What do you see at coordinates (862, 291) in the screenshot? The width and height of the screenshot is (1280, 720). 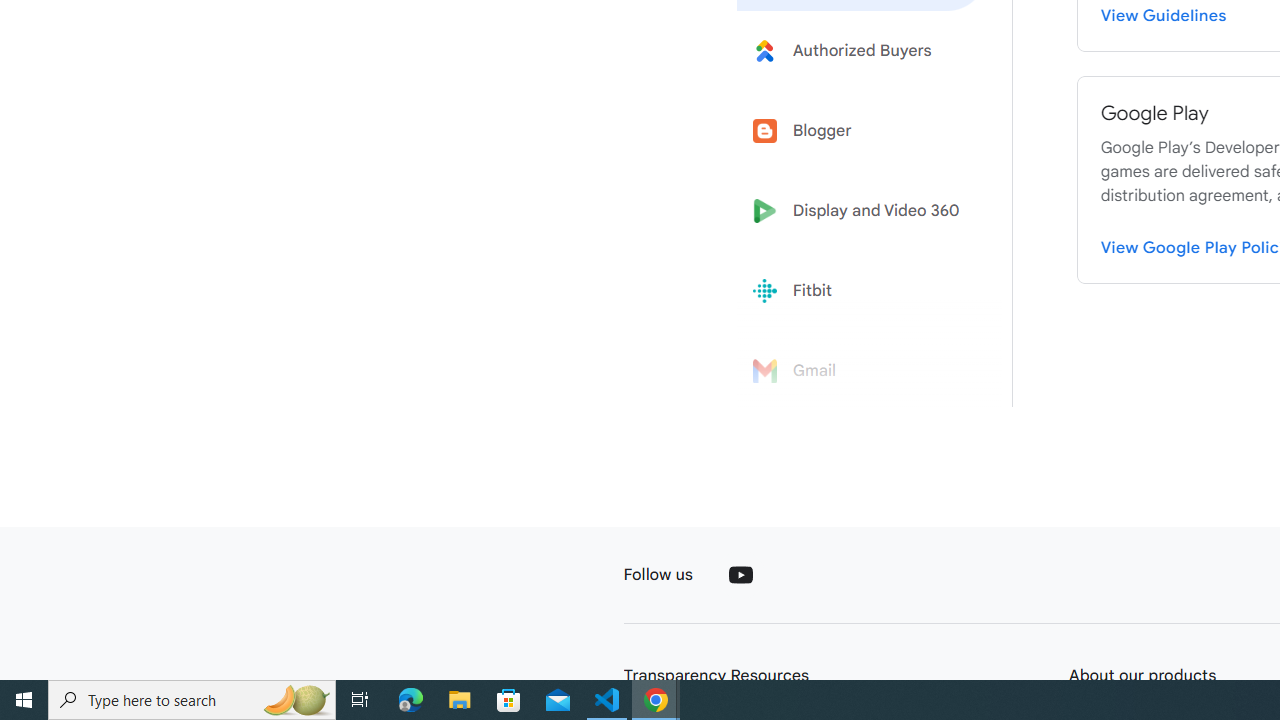 I see `'Fitbit'` at bounding box center [862, 291].